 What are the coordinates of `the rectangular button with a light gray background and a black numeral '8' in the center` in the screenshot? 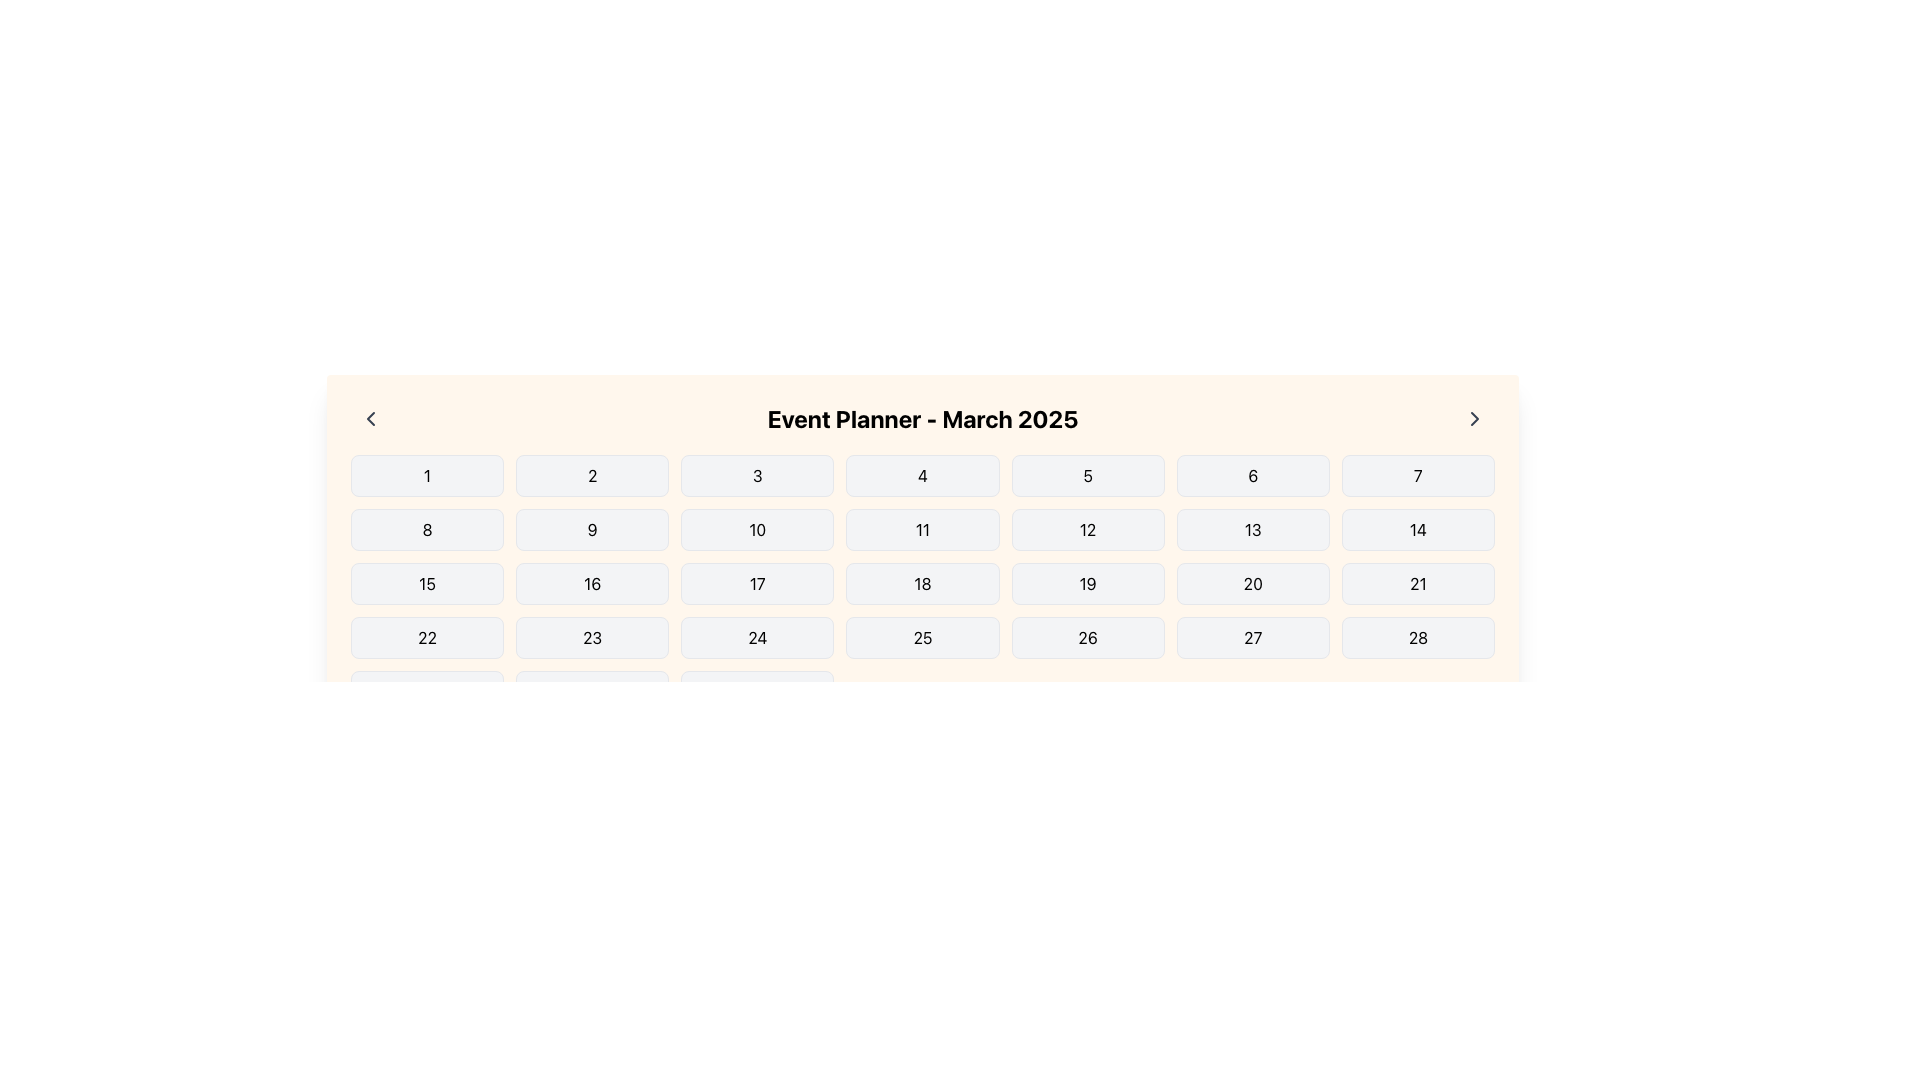 It's located at (426, 528).